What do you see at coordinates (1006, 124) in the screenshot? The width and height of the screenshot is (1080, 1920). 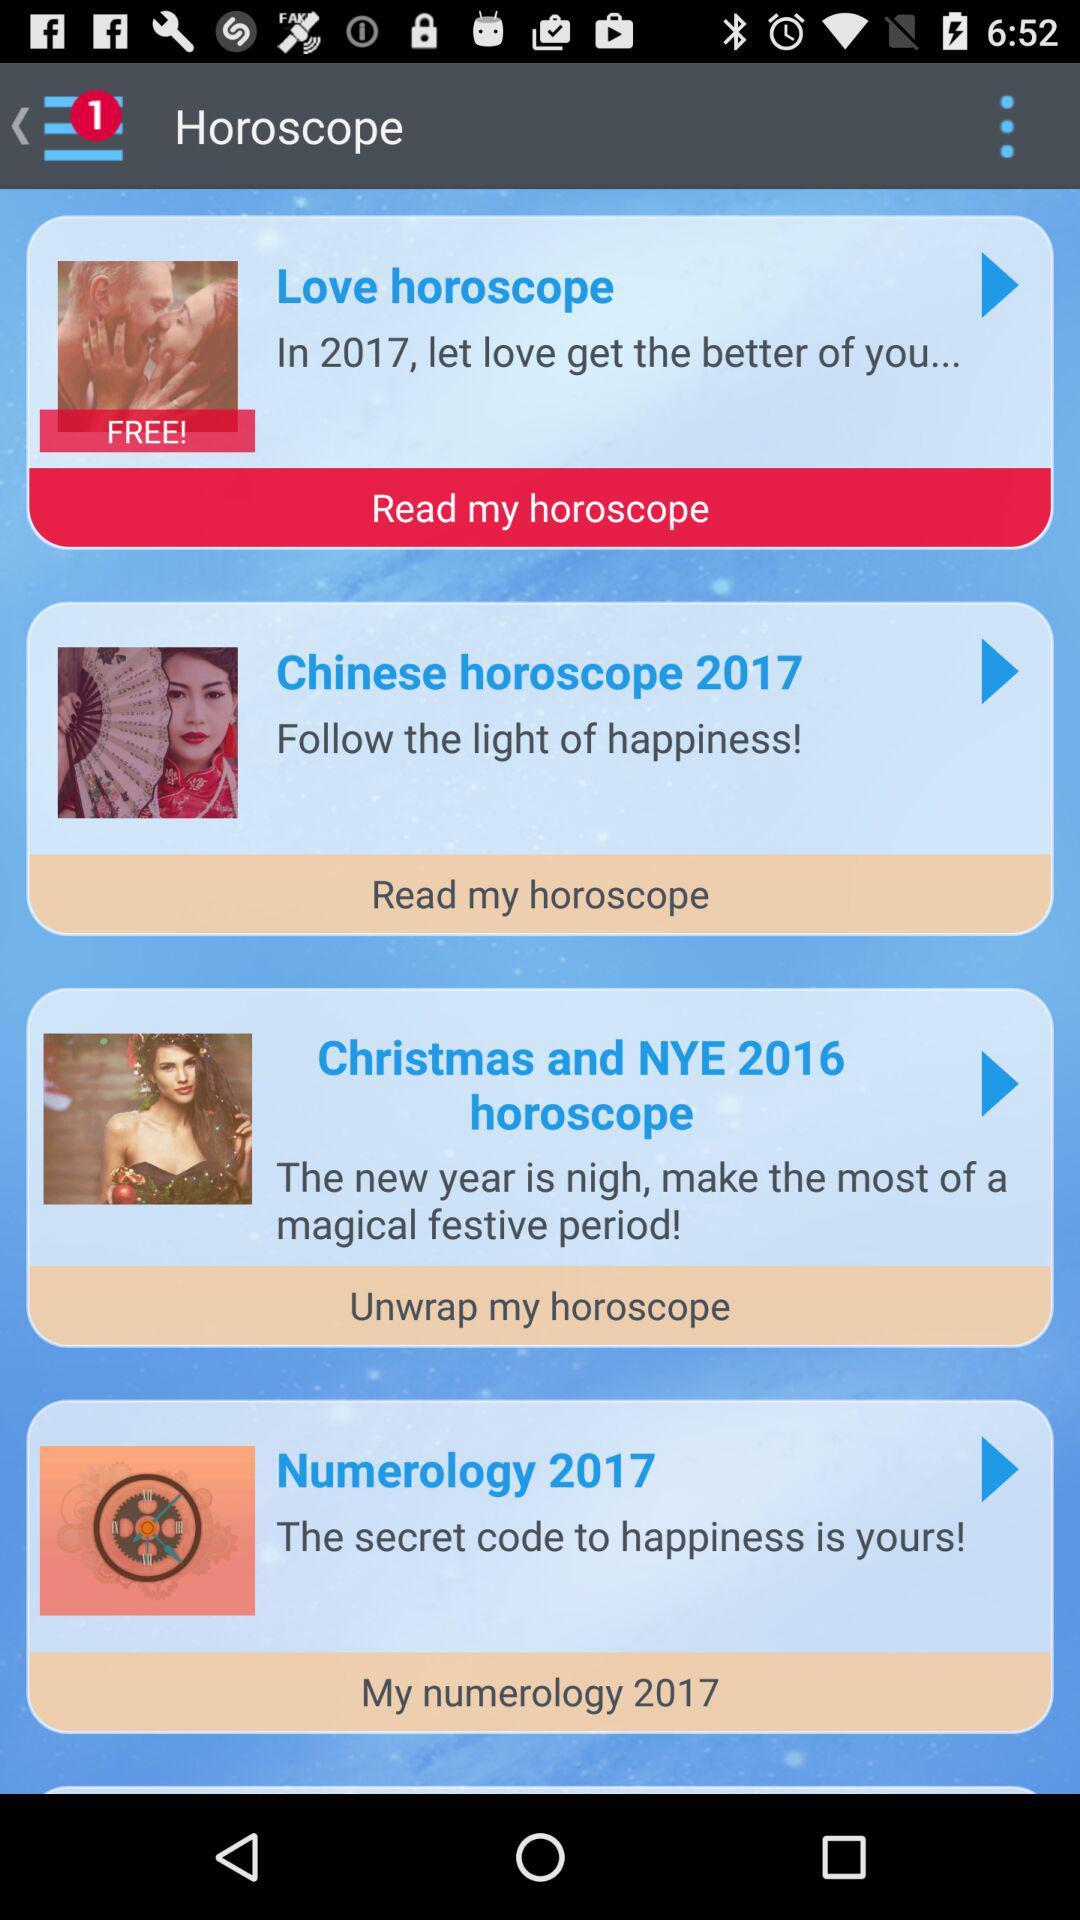 I see `the button which is next to the horoscope` at bounding box center [1006, 124].